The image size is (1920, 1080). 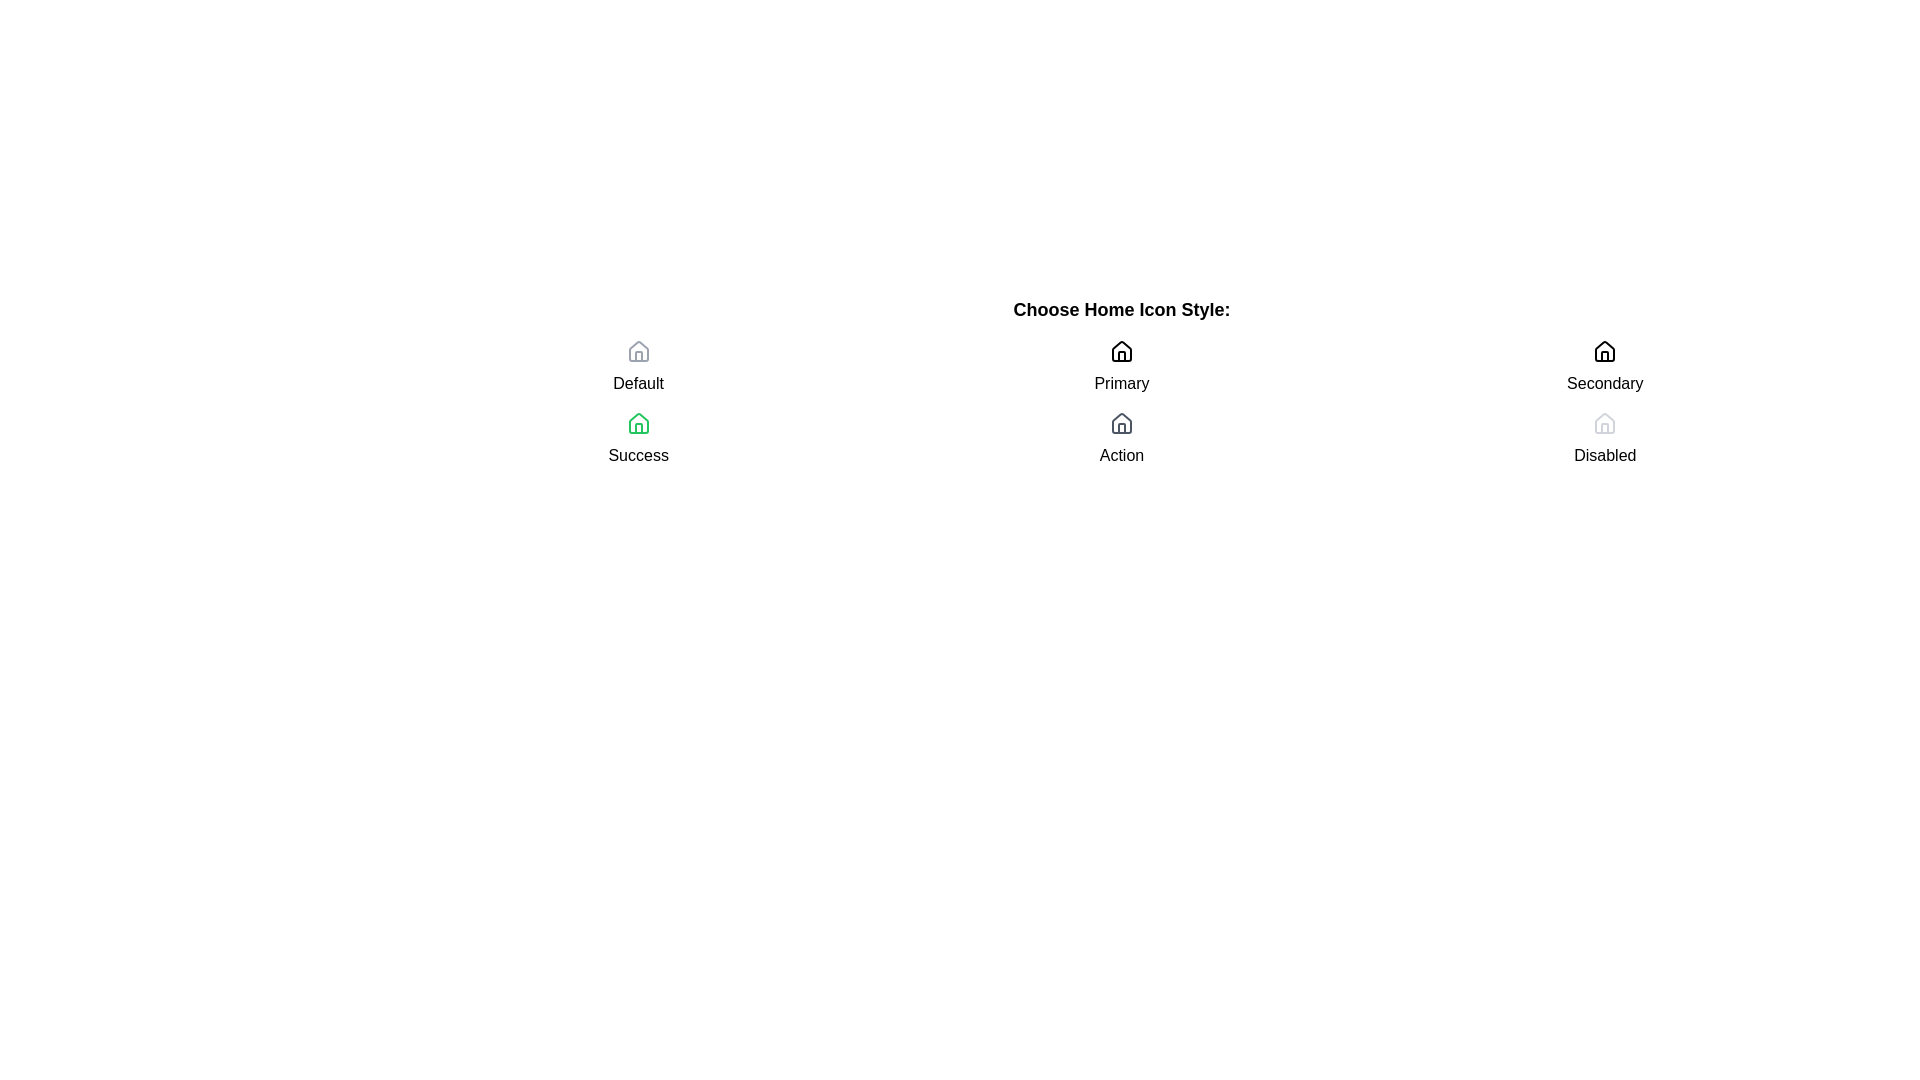 I want to click on the door icon located at the lower center of the 'Secondary' house icon in the 'Choose Home Icon Style' section, so click(x=1605, y=355).